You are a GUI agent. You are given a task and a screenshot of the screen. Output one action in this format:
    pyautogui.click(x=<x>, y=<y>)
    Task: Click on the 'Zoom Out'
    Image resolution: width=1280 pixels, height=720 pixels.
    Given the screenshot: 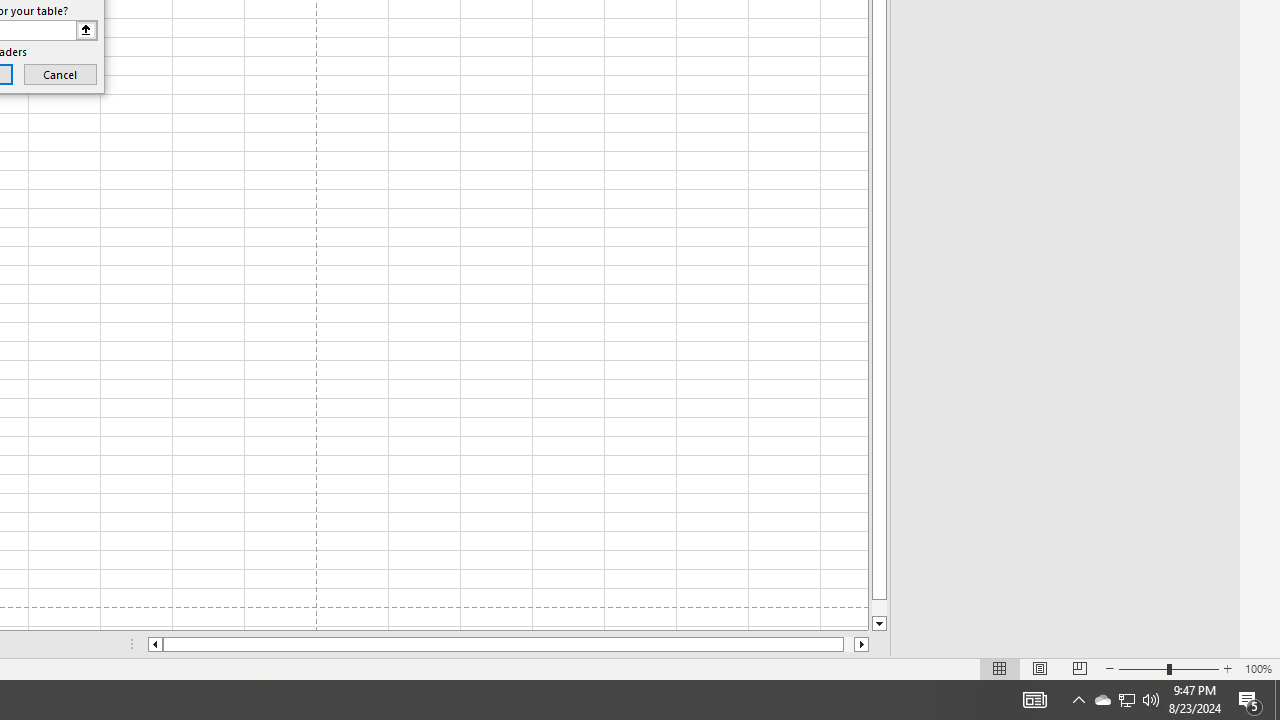 What is the action you would take?
    pyautogui.click(x=1143, y=669)
    